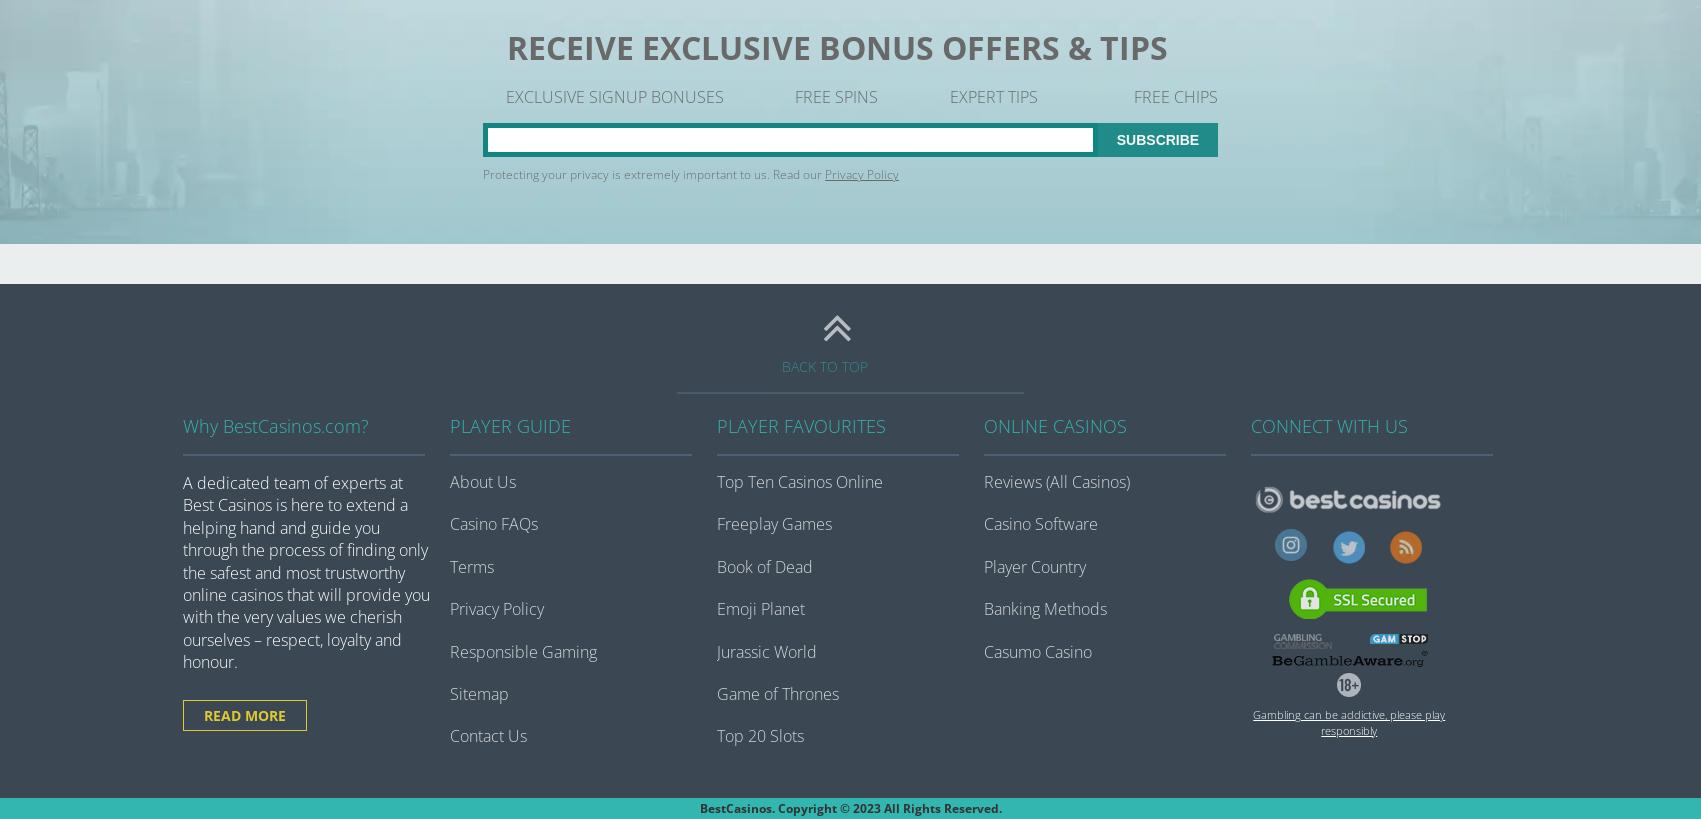 The height and width of the screenshot is (819, 1701). I want to click on 'Book of Dead', so click(763, 566).